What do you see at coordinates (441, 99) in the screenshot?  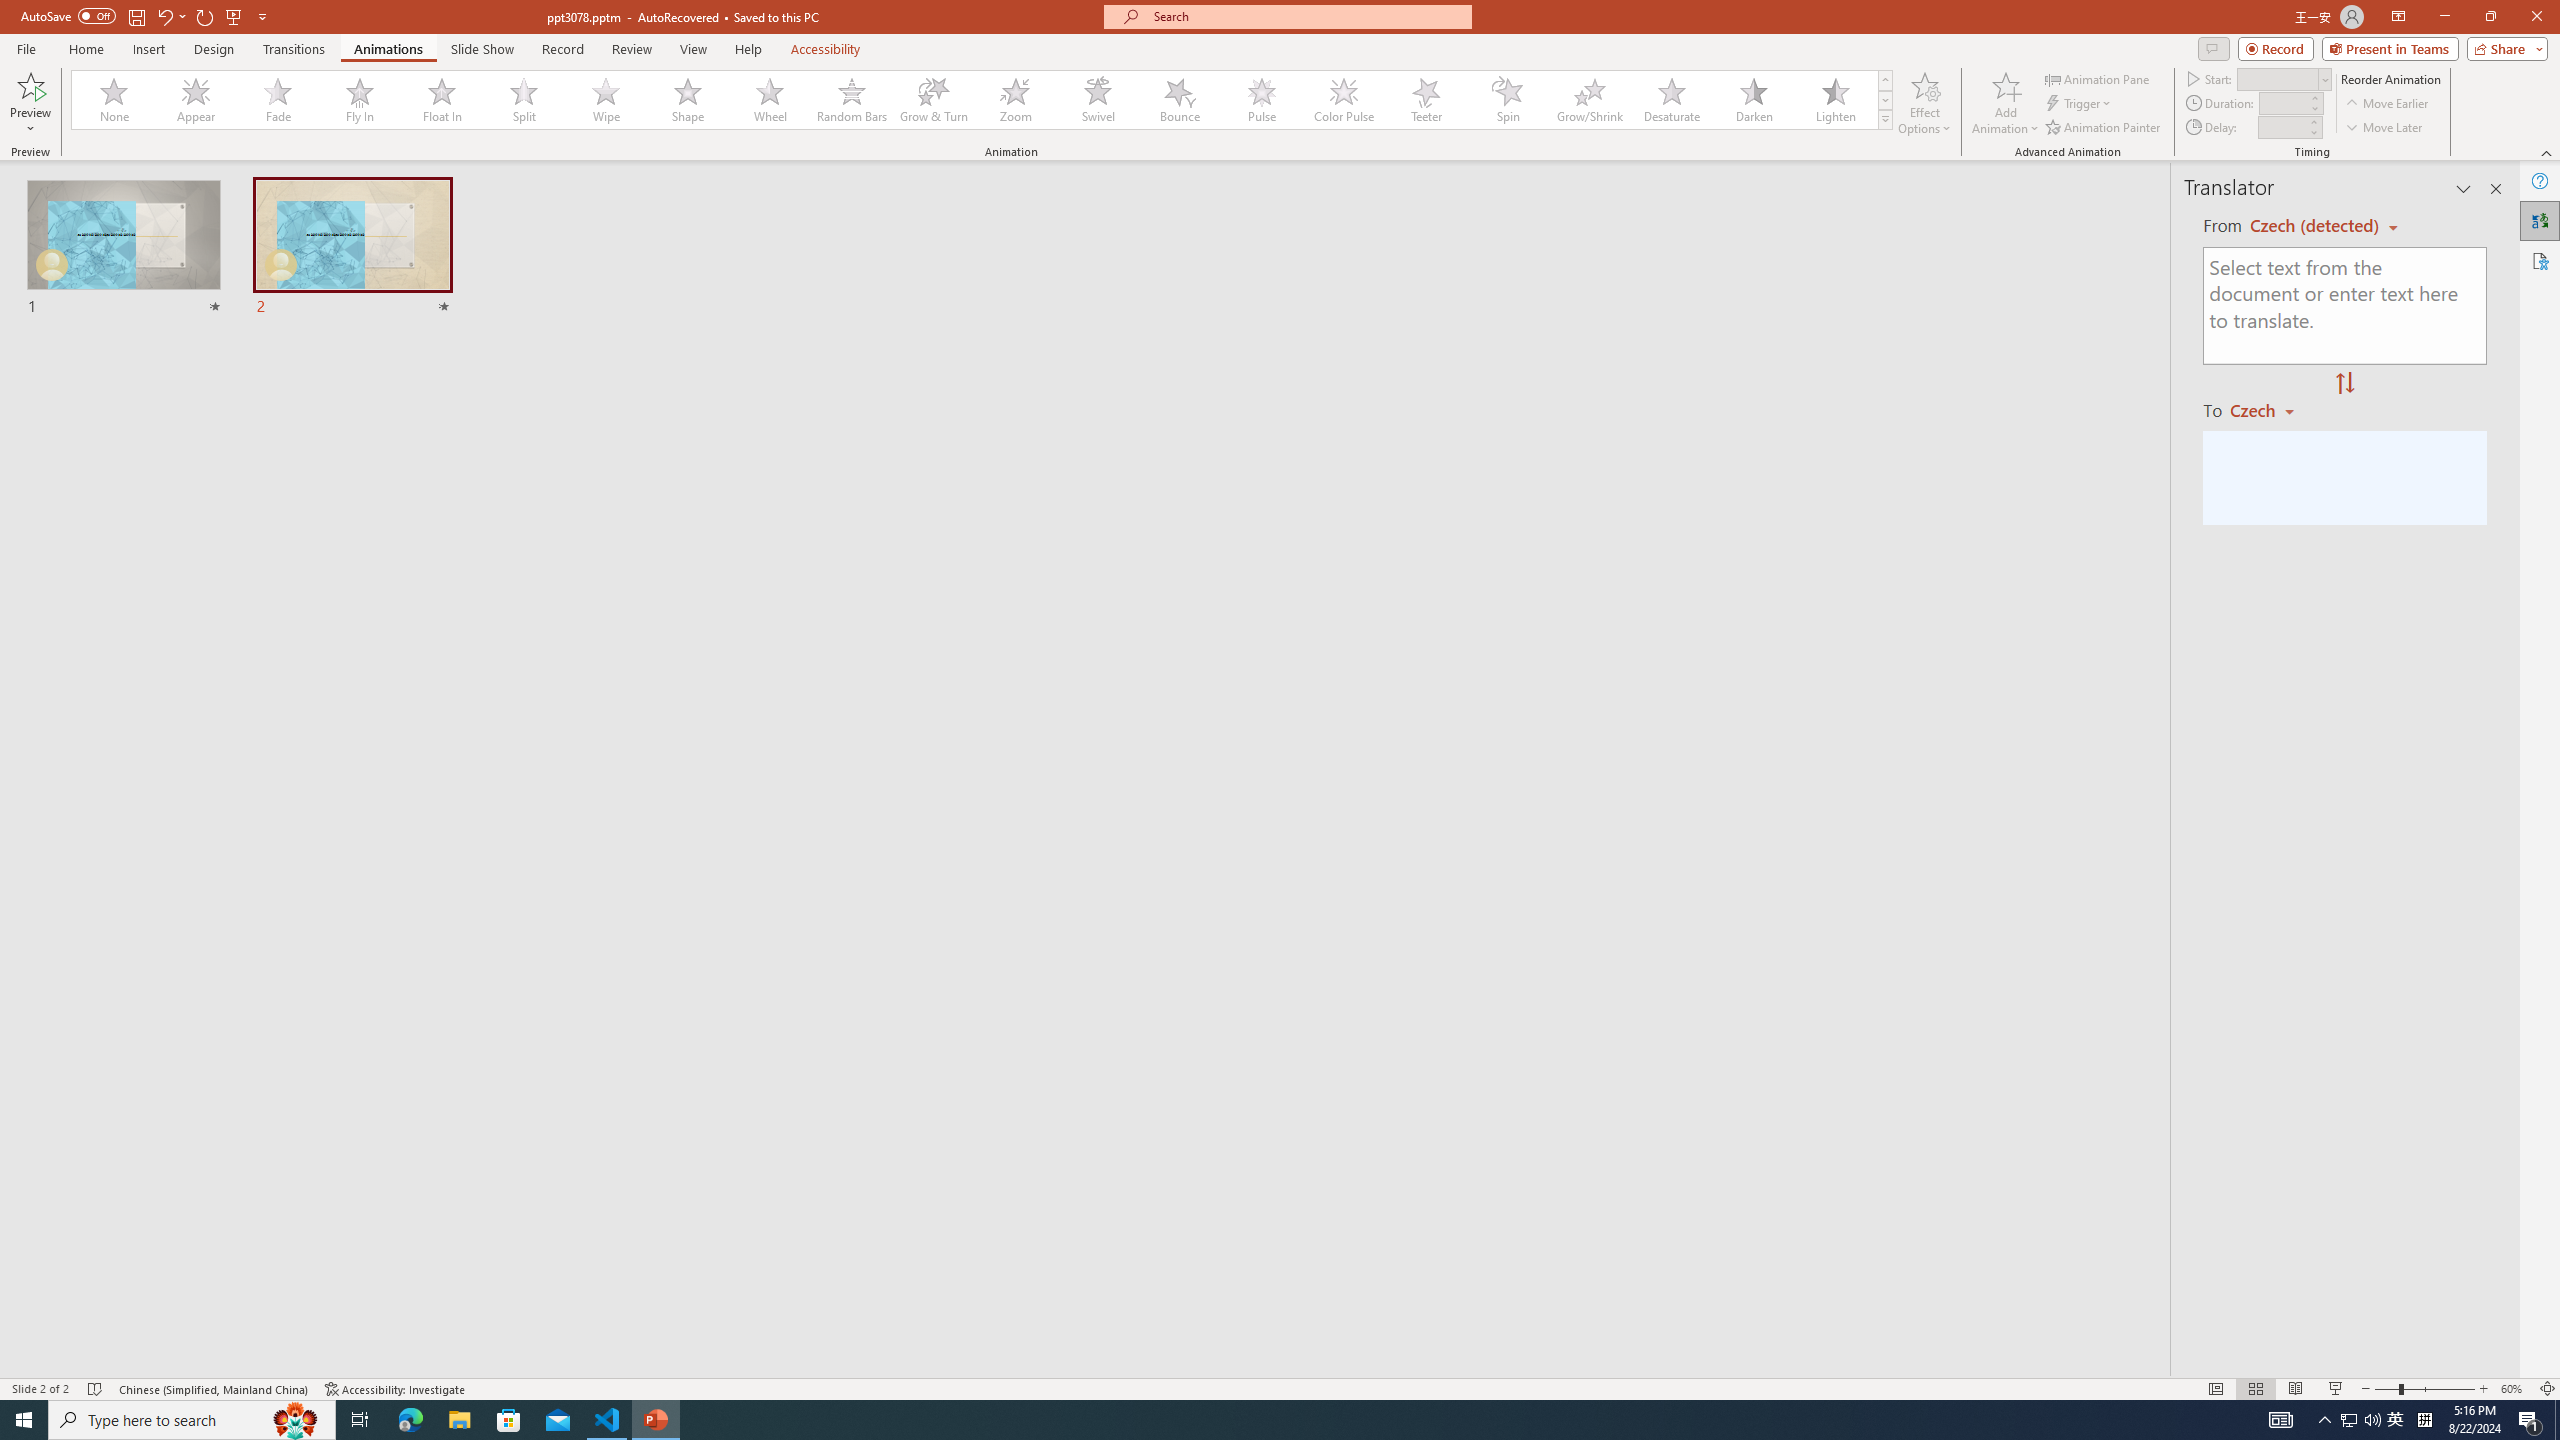 I see `'Float In'` at bounding box center [441, 99].